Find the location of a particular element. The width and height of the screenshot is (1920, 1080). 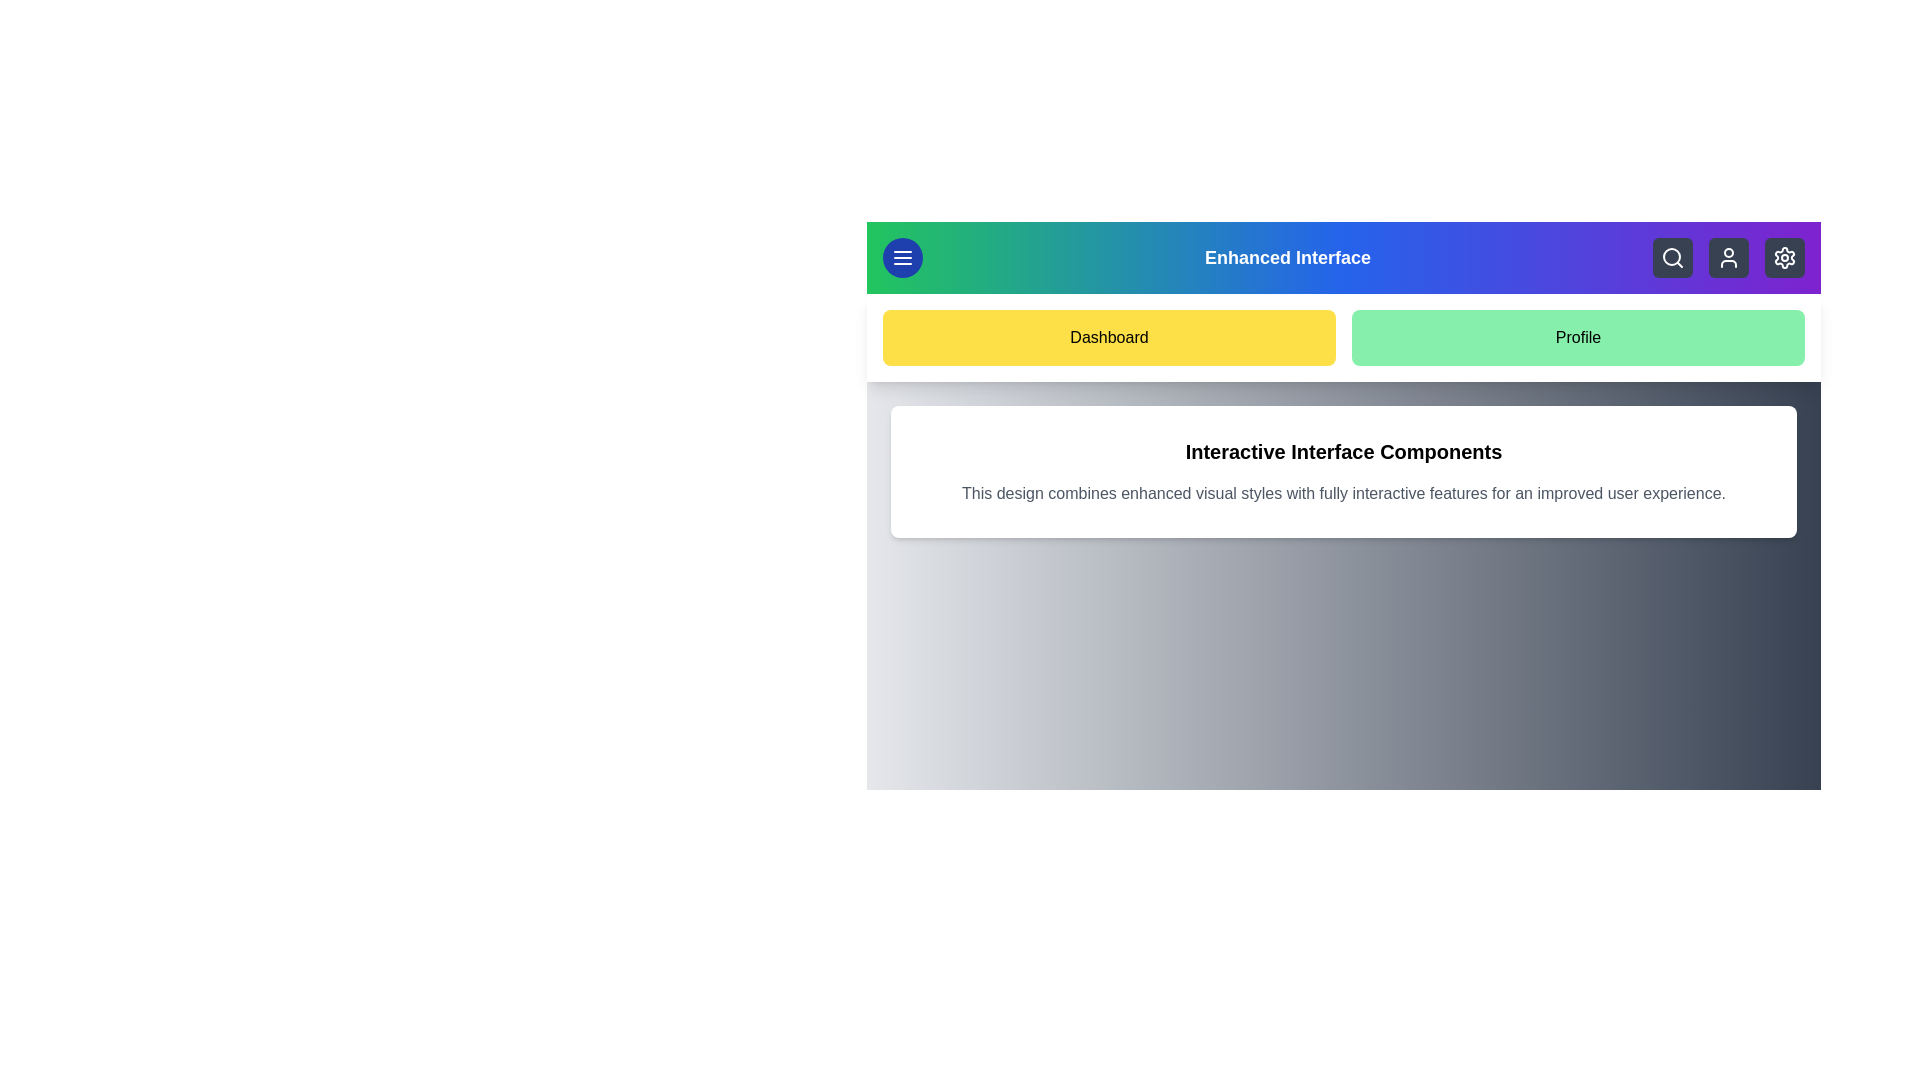

the search button to initiate the search functionality is located at coordinates (1673, 257).